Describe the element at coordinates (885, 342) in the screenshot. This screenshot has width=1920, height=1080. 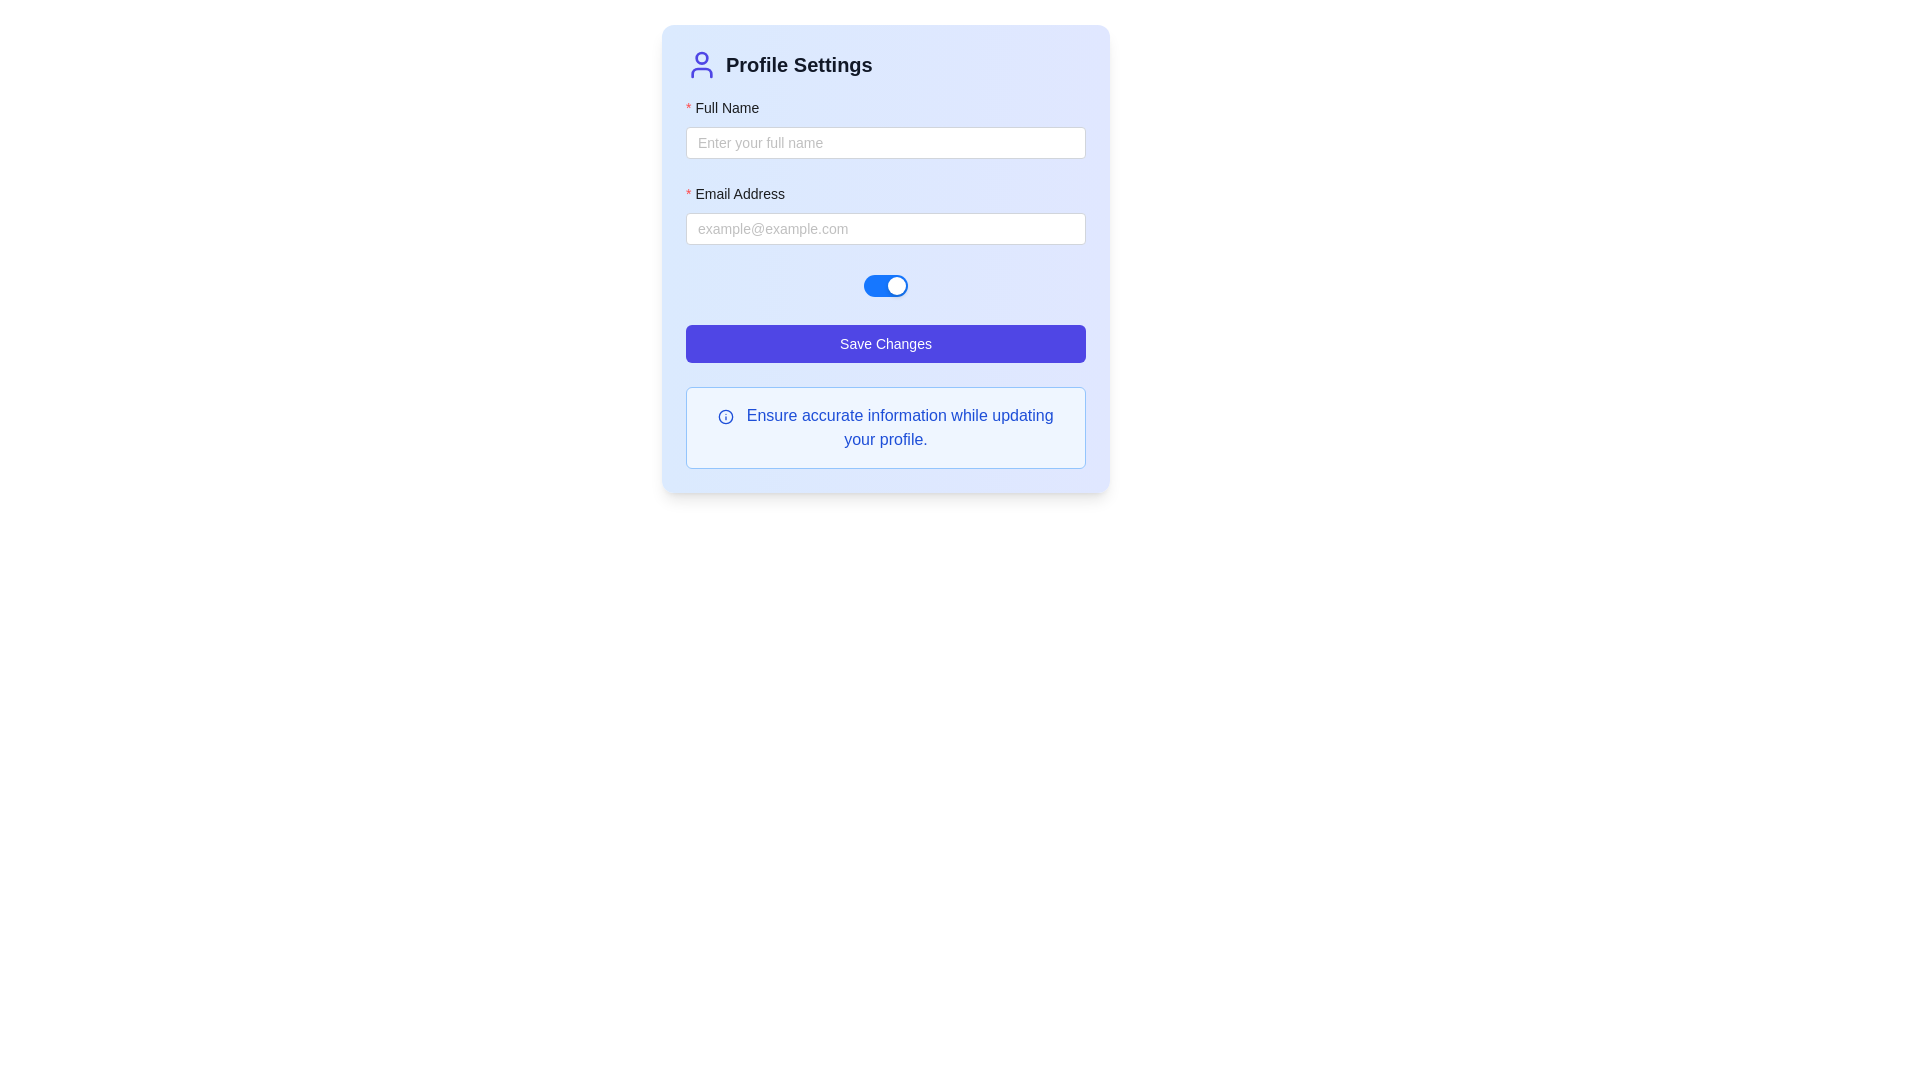
I see `the 'Save Changes' button located at the bottom of the 'Profile Settings' form` at that location.